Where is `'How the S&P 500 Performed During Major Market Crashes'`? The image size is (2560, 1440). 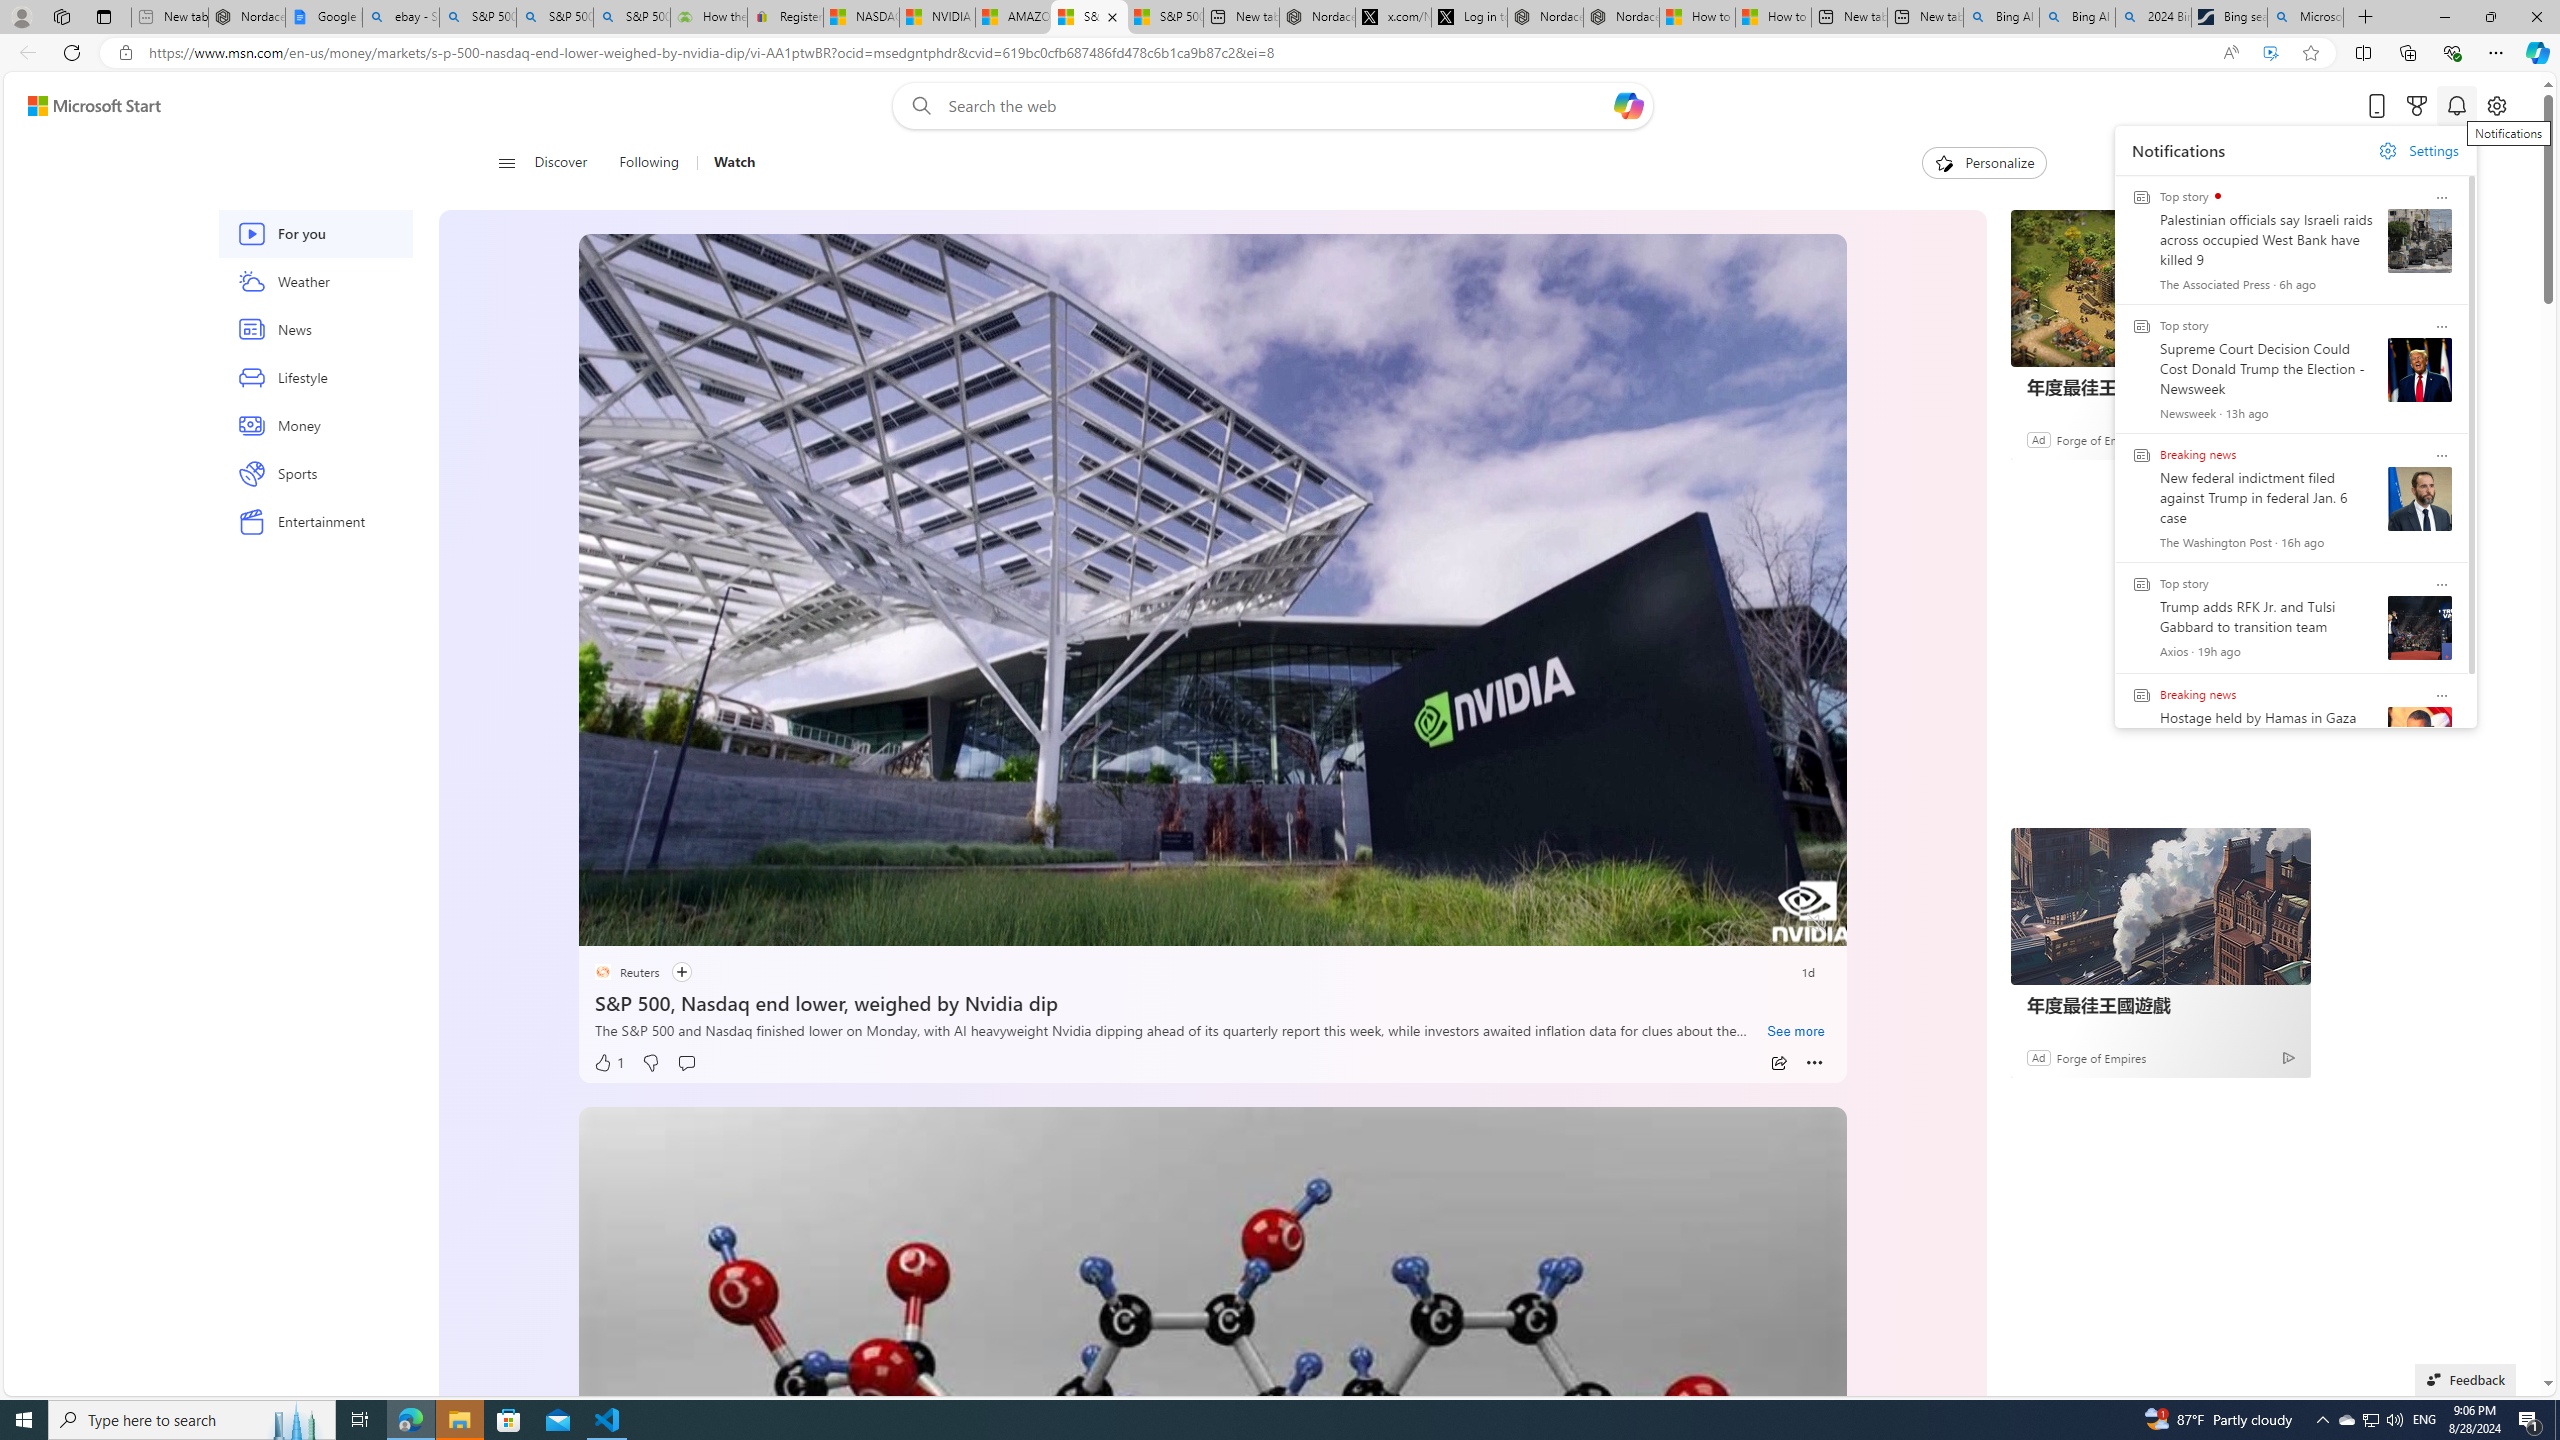
'How the S&P 500 Performed During Major Market Crashes' is located at coordinates (709, 16).